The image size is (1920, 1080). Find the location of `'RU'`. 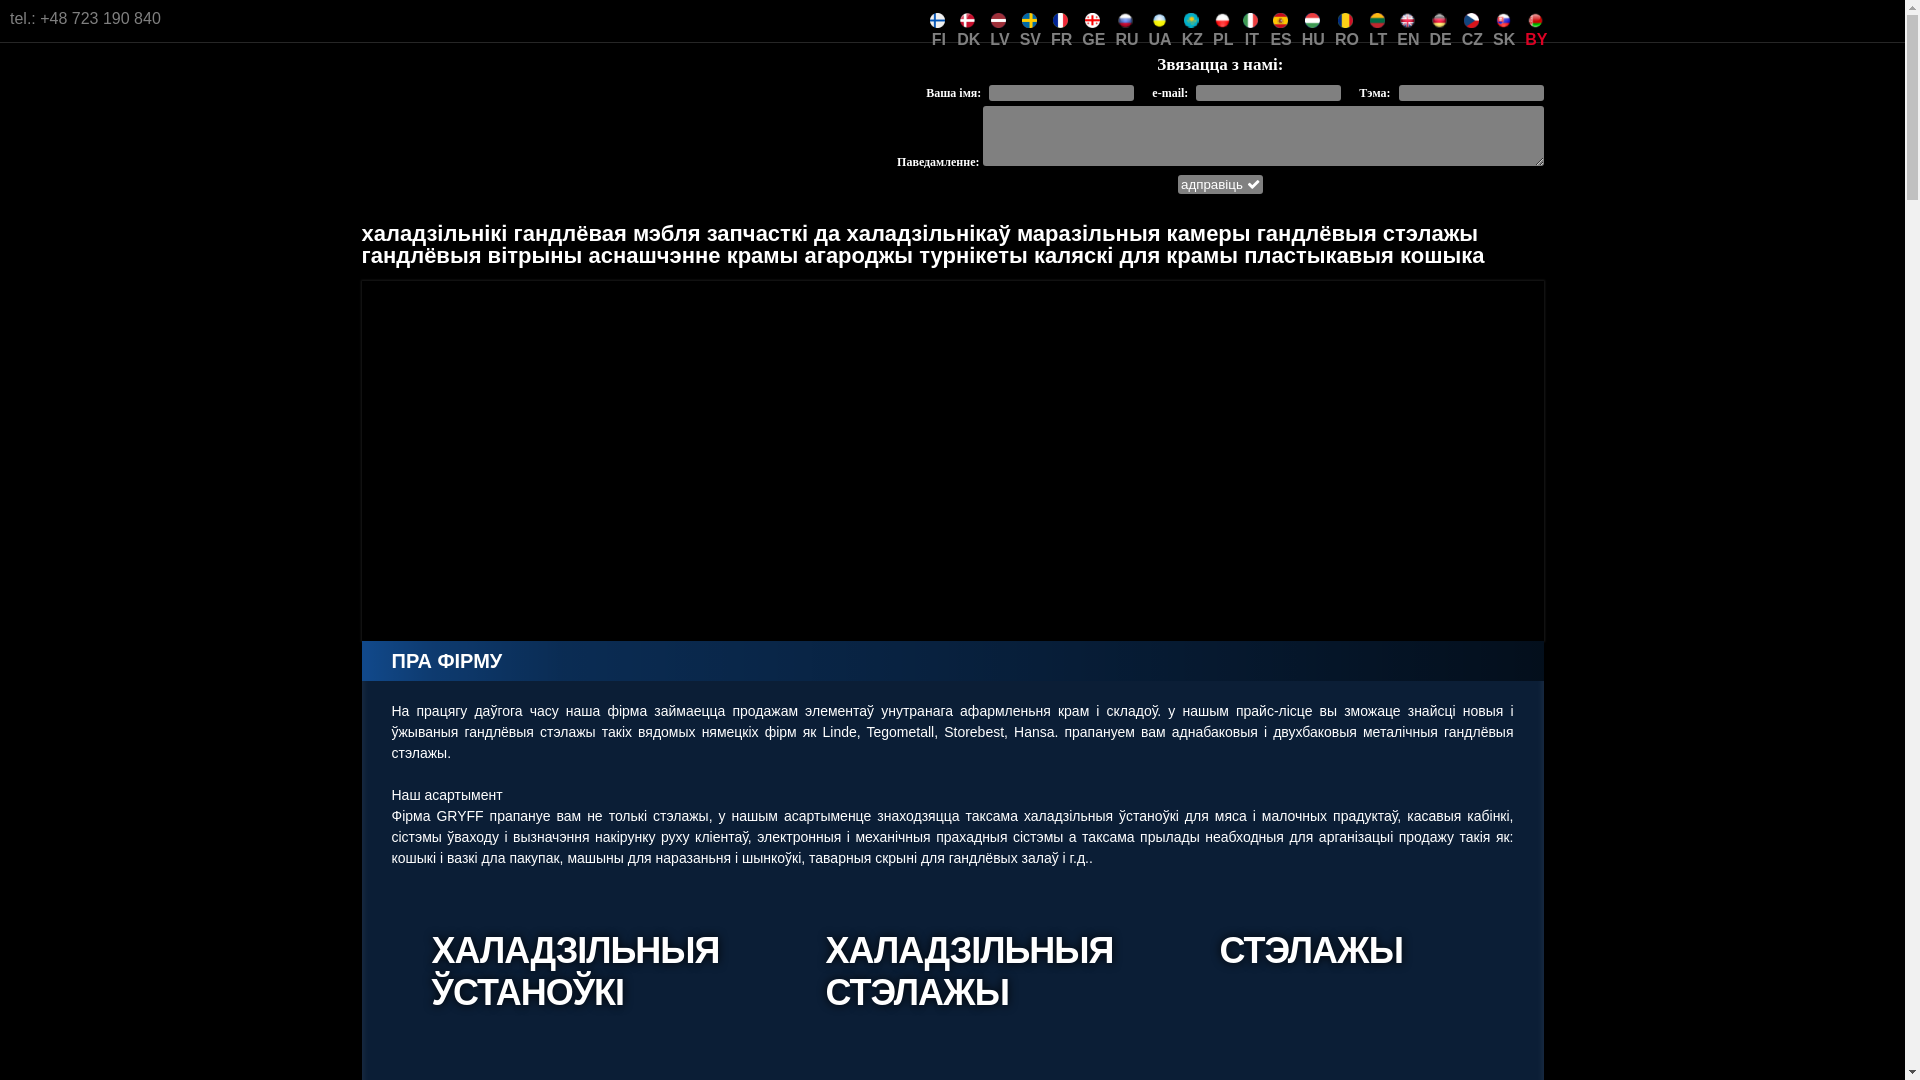

'RU' is located at coordinates (1126, 19).